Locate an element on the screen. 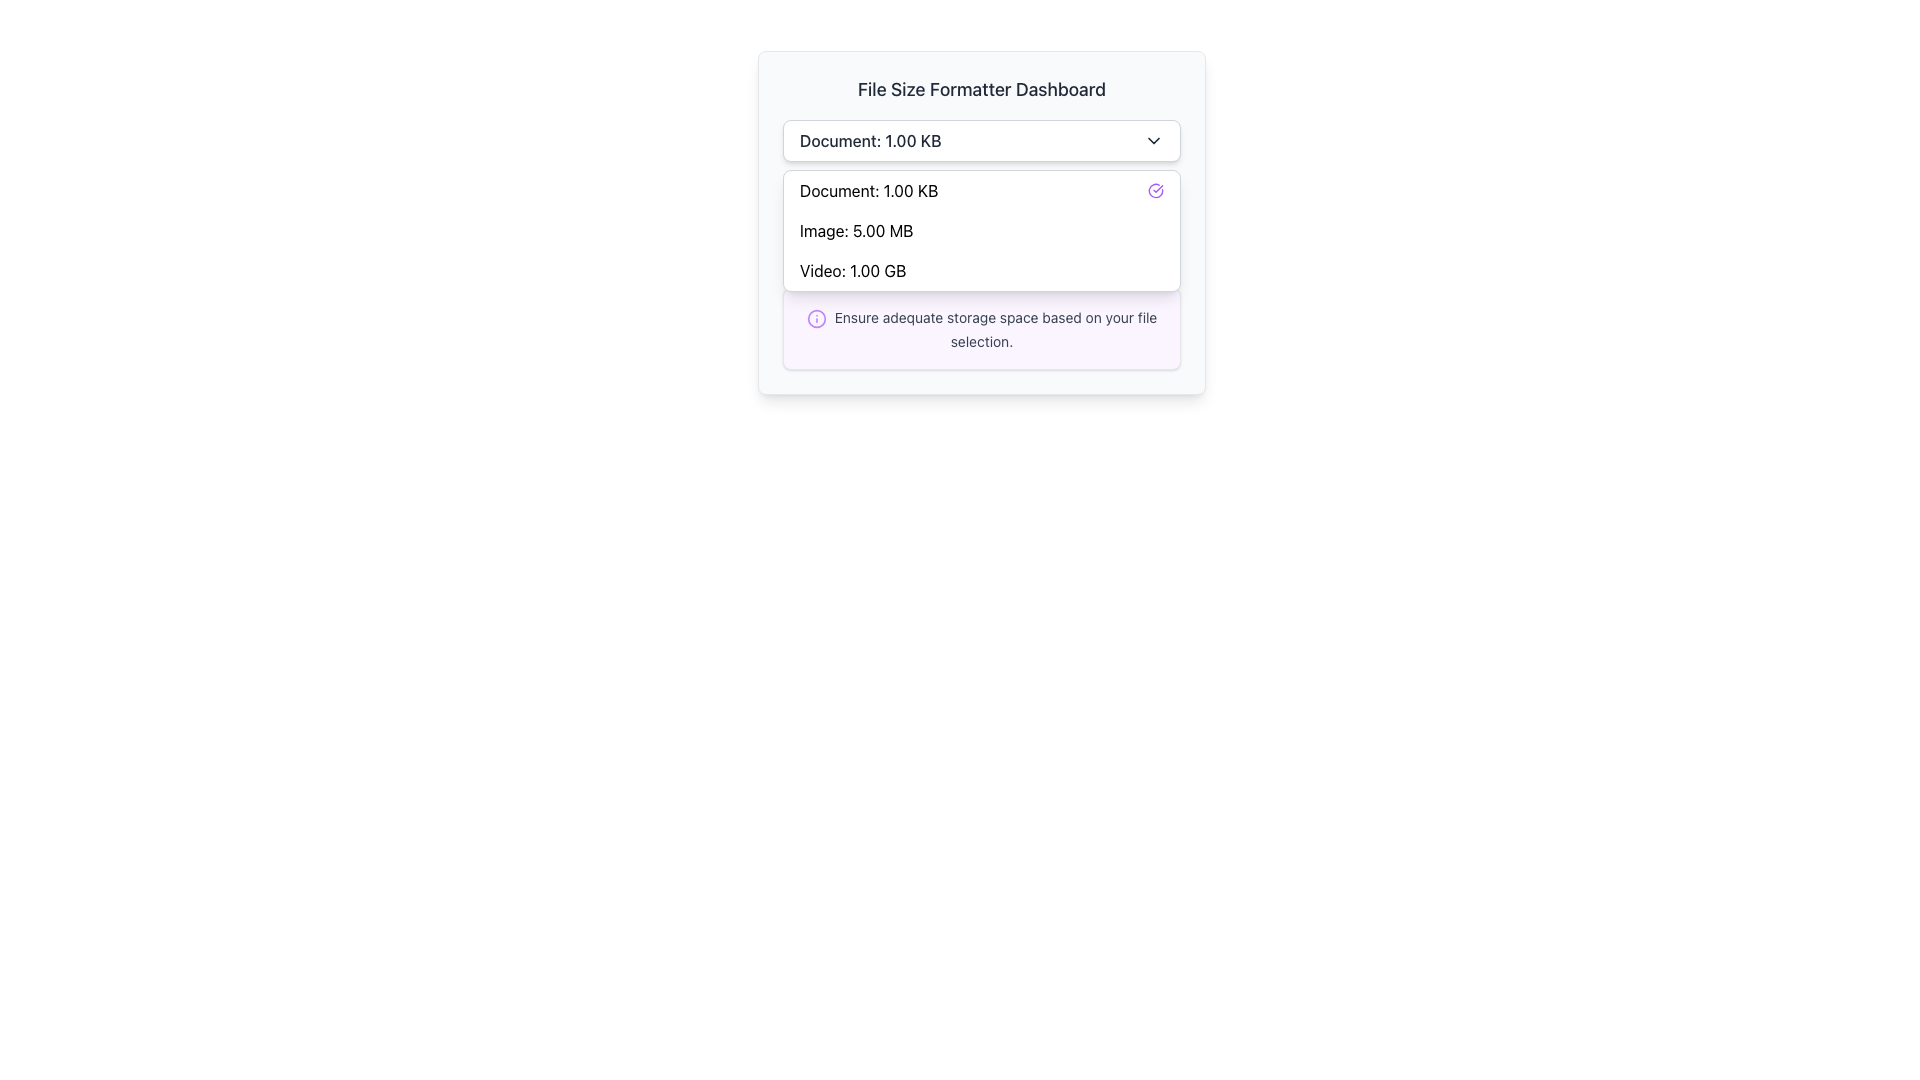 The image size is (1920, 1080). the first item in the dropdown menu representing a document-type file of size 1.00 KB is located at coordinates (982, 191).